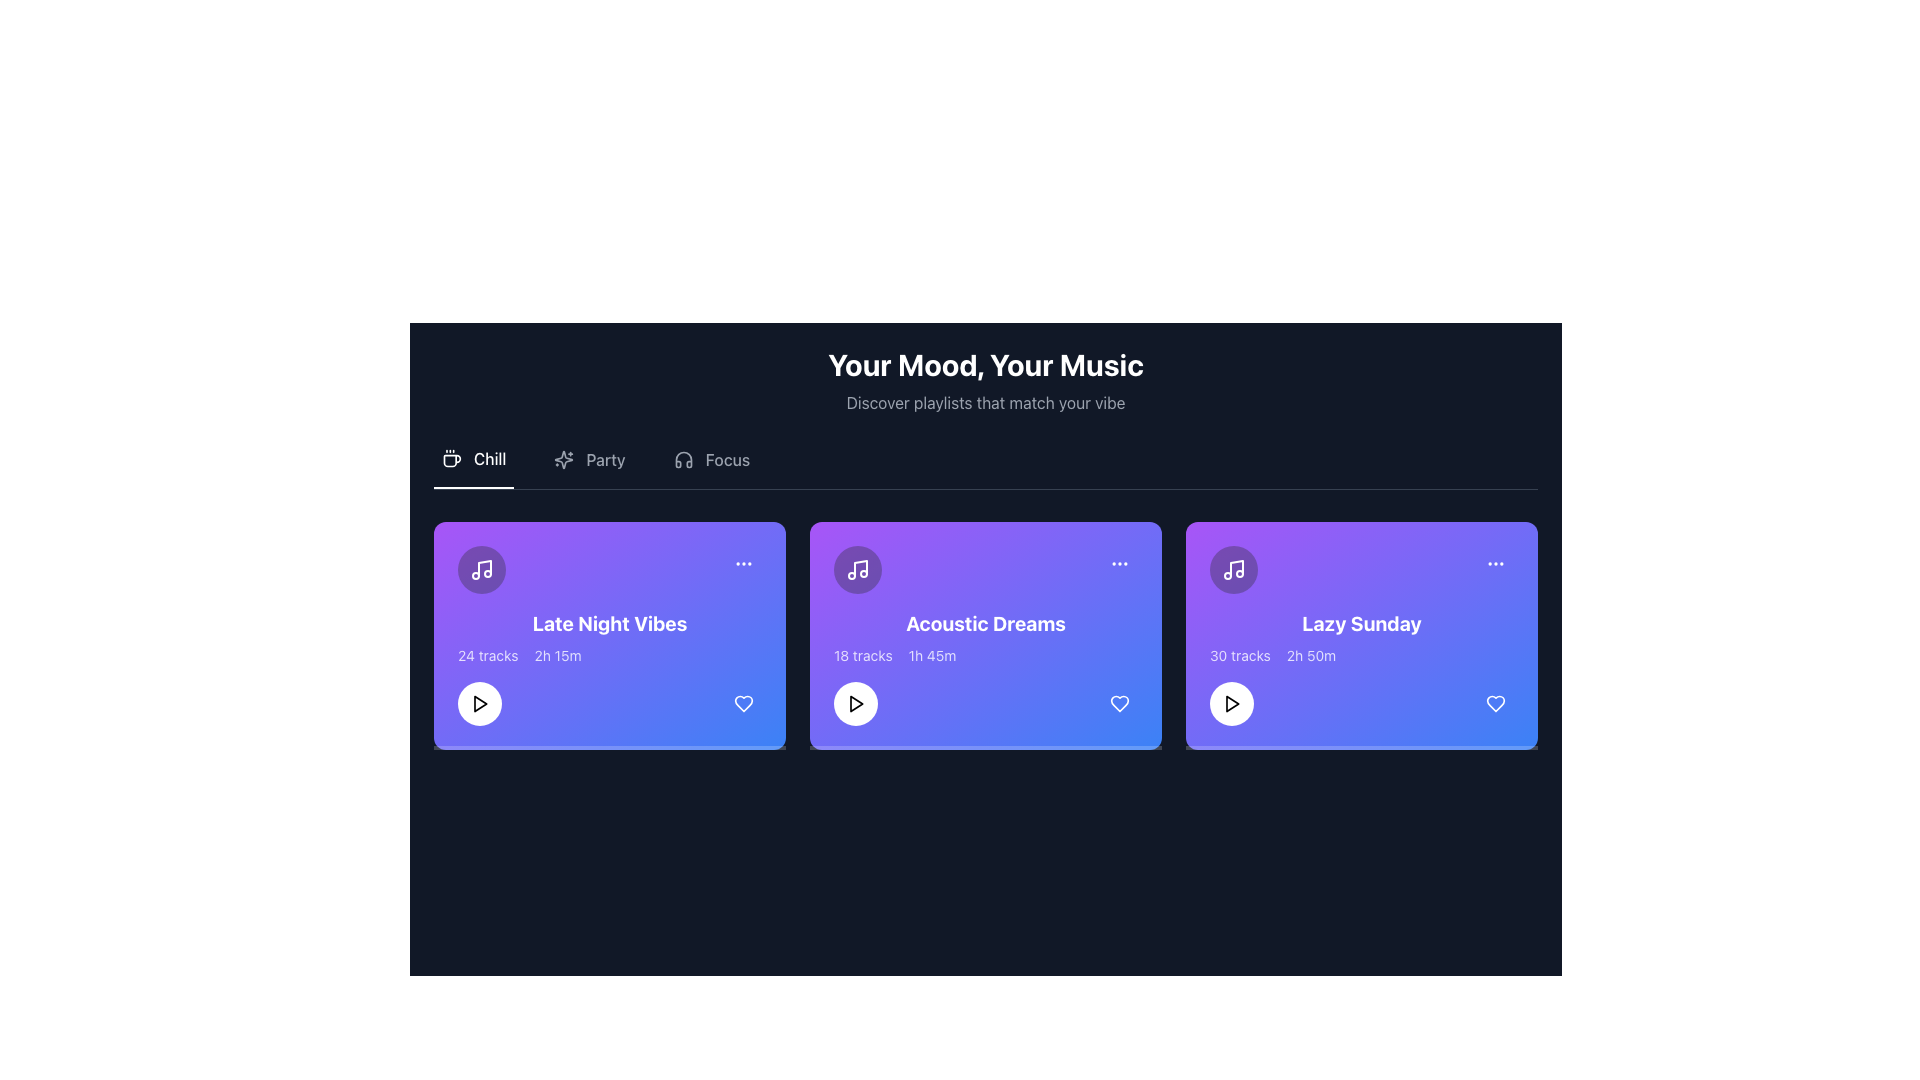 The height and width of the screenshot is (1080, 1920). Describe the element at coordinates (1118, 703) in the screenshot. I see `the heart-shaped icon located at the bottom-right corner of the 'Acoustic Dreams' playlist card to mark it as a favourite` at that location.